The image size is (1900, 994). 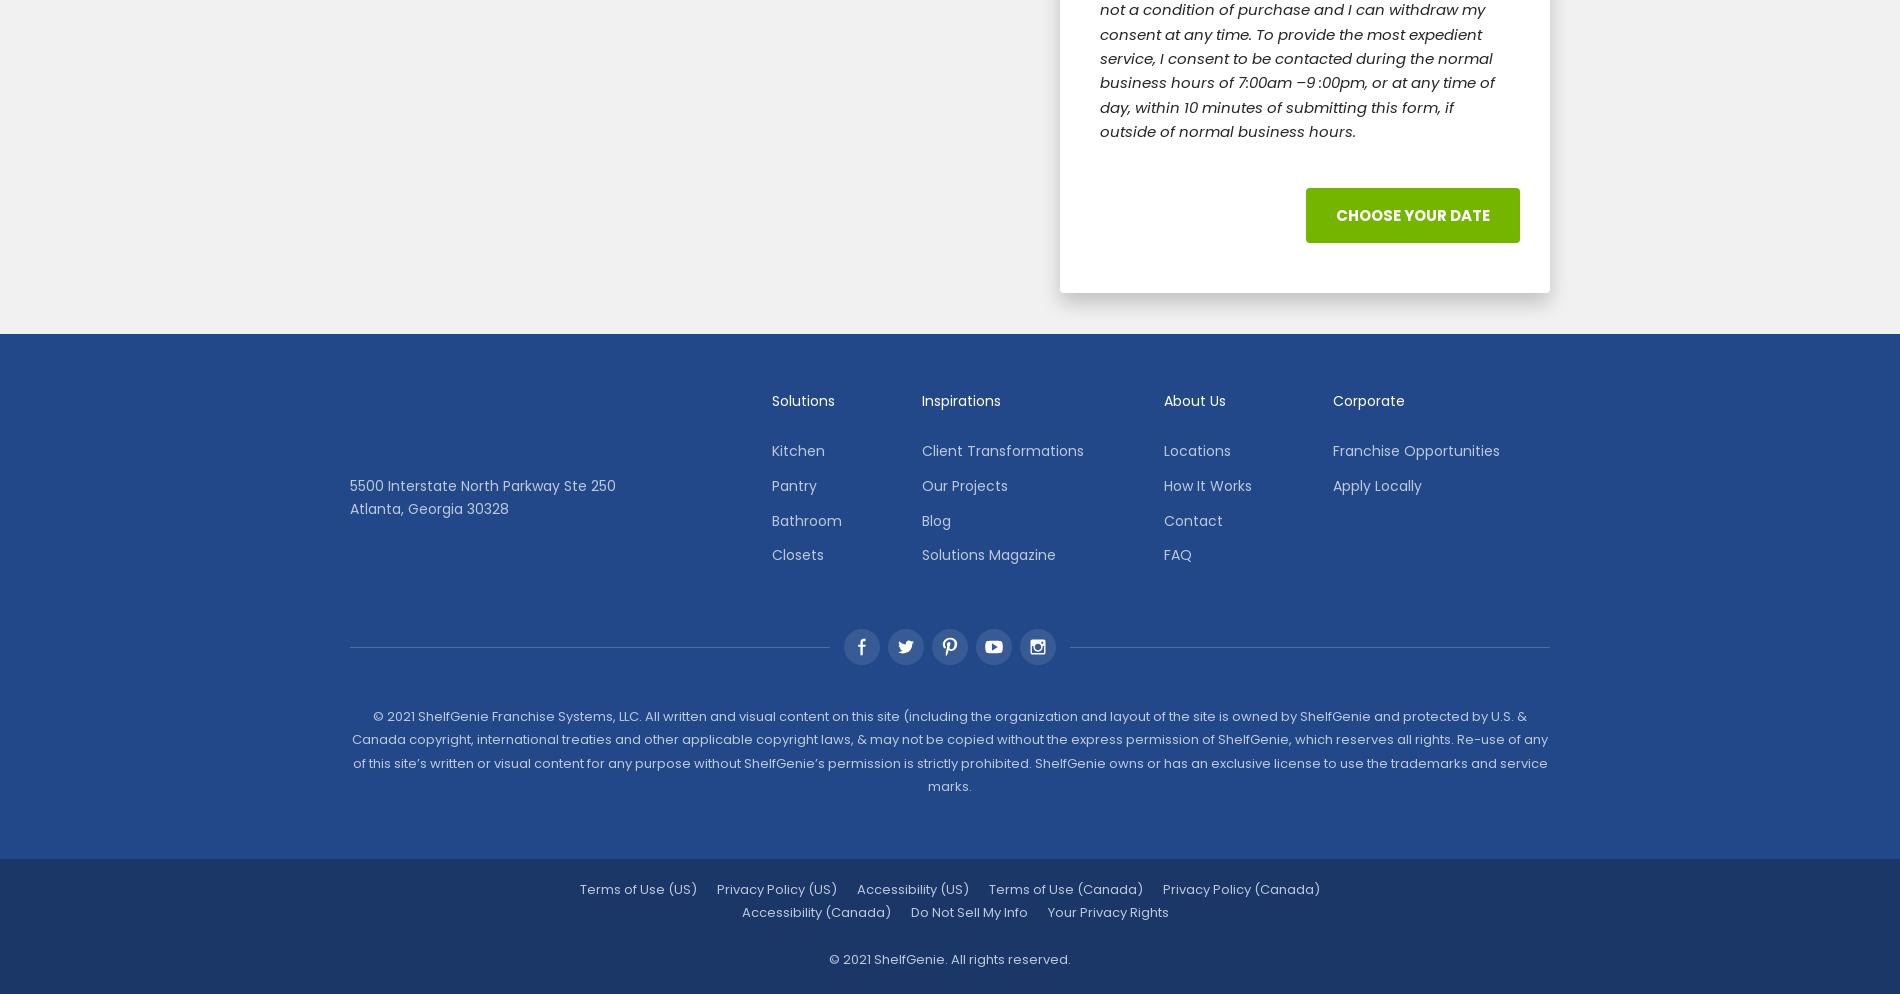 I want to click on 'Pantry', so click(x=792, y=483).